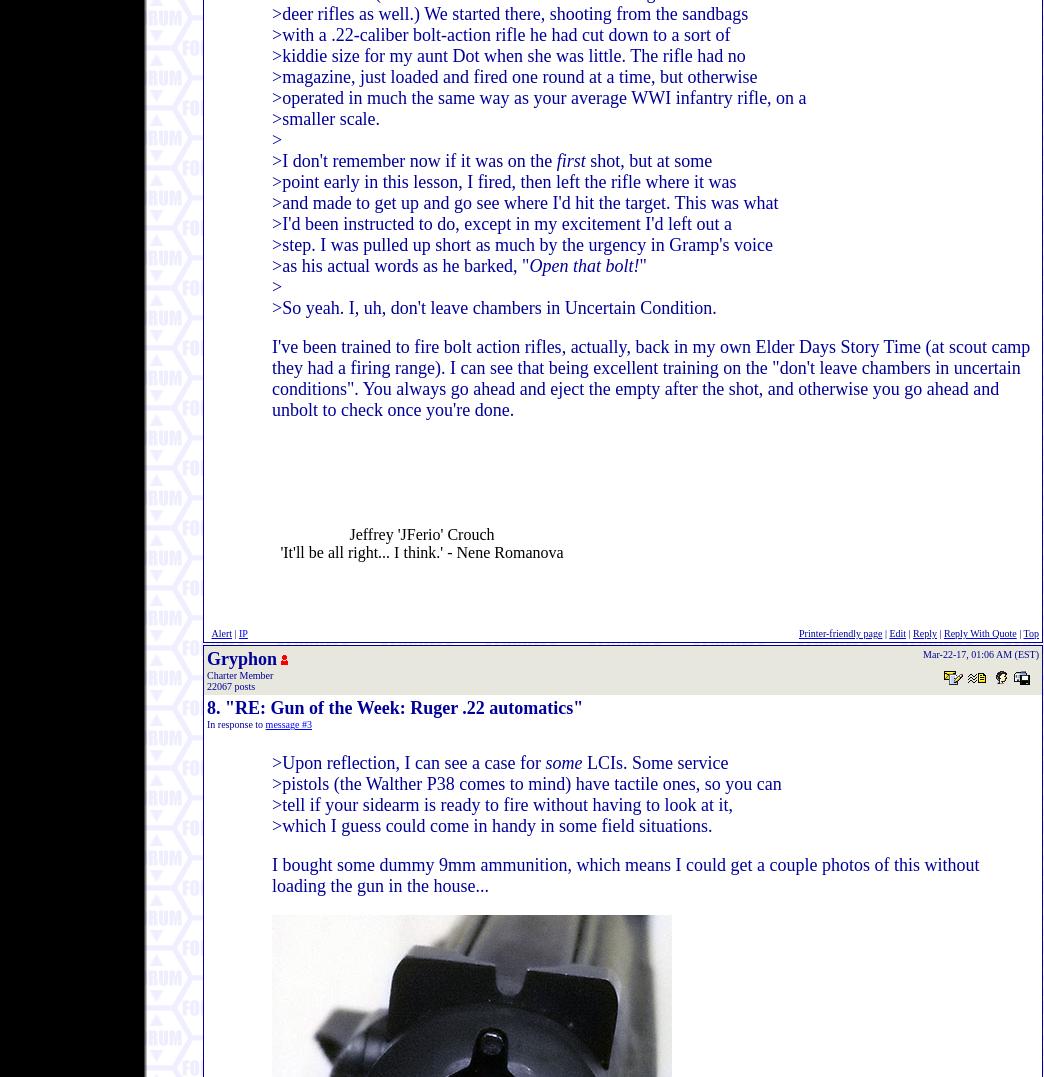 The width and height of the screenshot is (1044, 1077). I want to click on 'Reply With Quote', so click(980, 633).